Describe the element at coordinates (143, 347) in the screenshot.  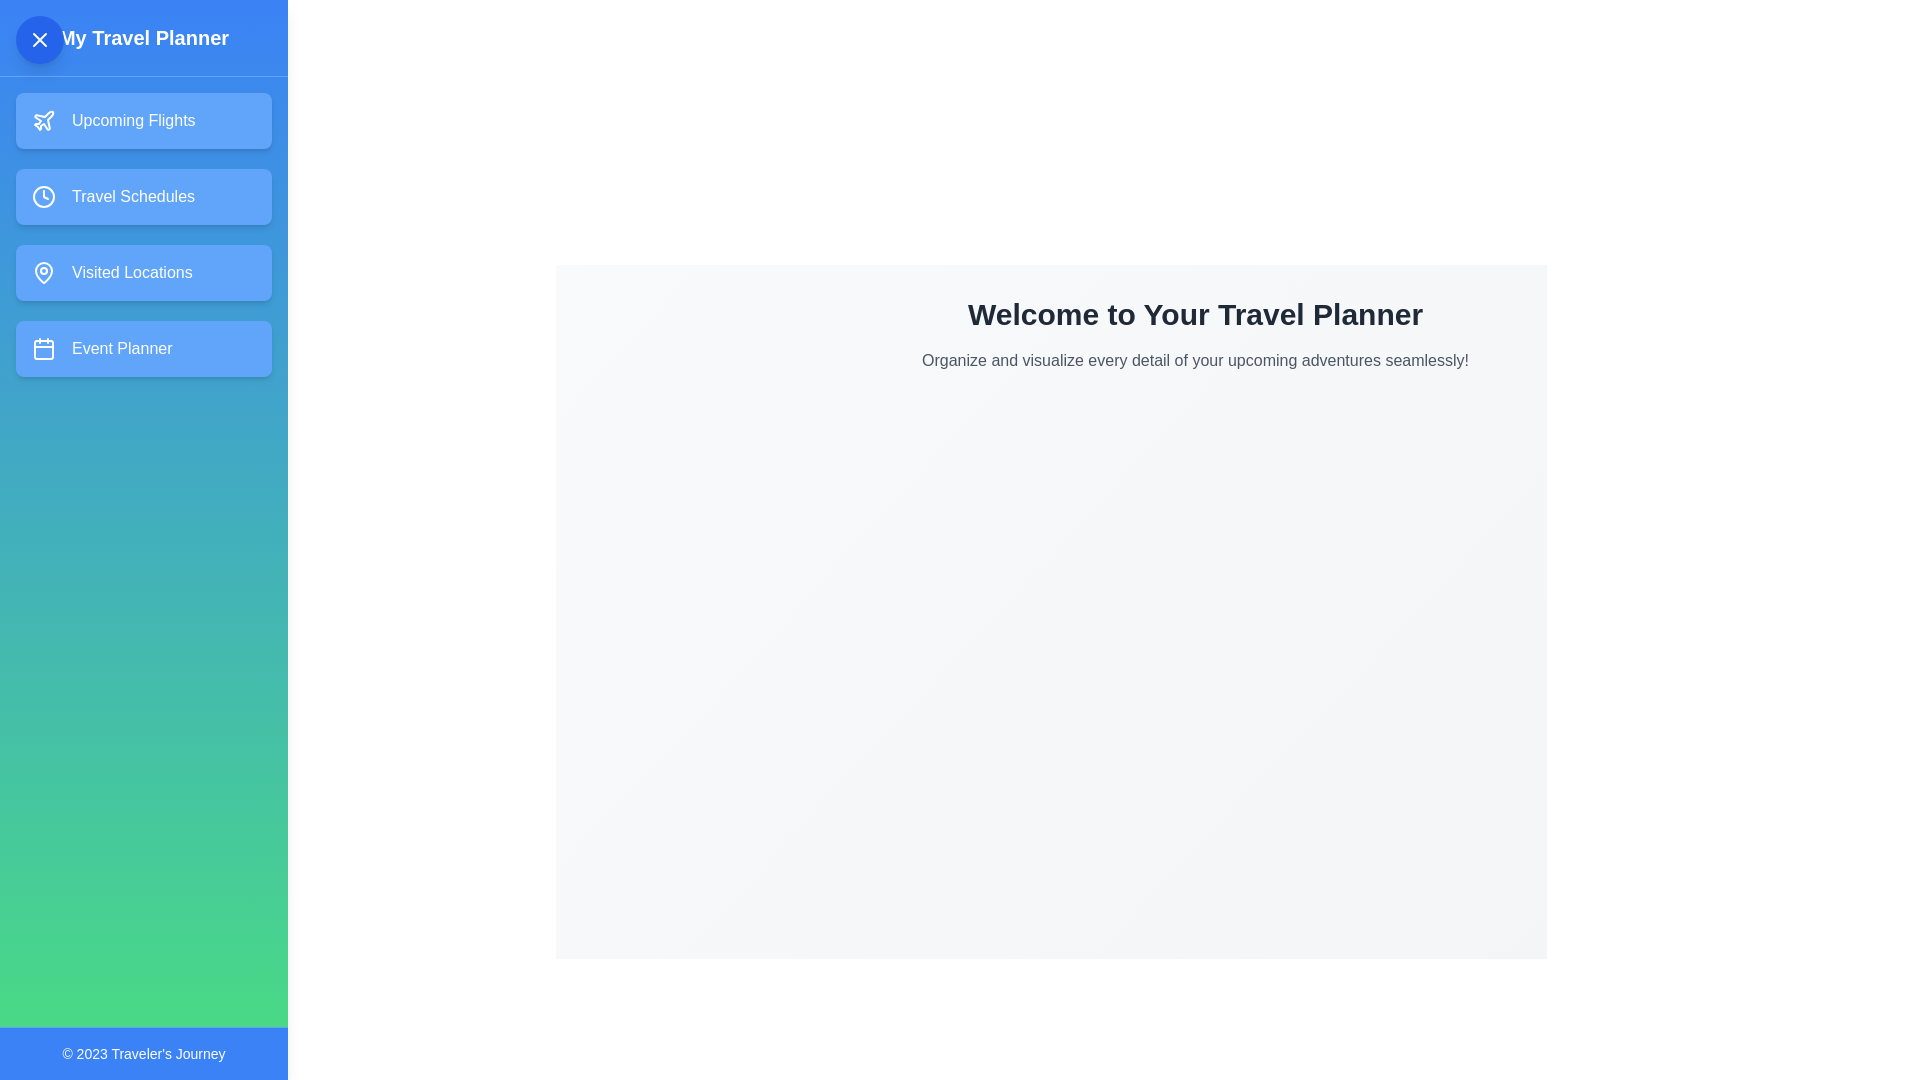
I see `the navigation button for the Event Planner feature, which is the fourth button in the sidebar` at that location.